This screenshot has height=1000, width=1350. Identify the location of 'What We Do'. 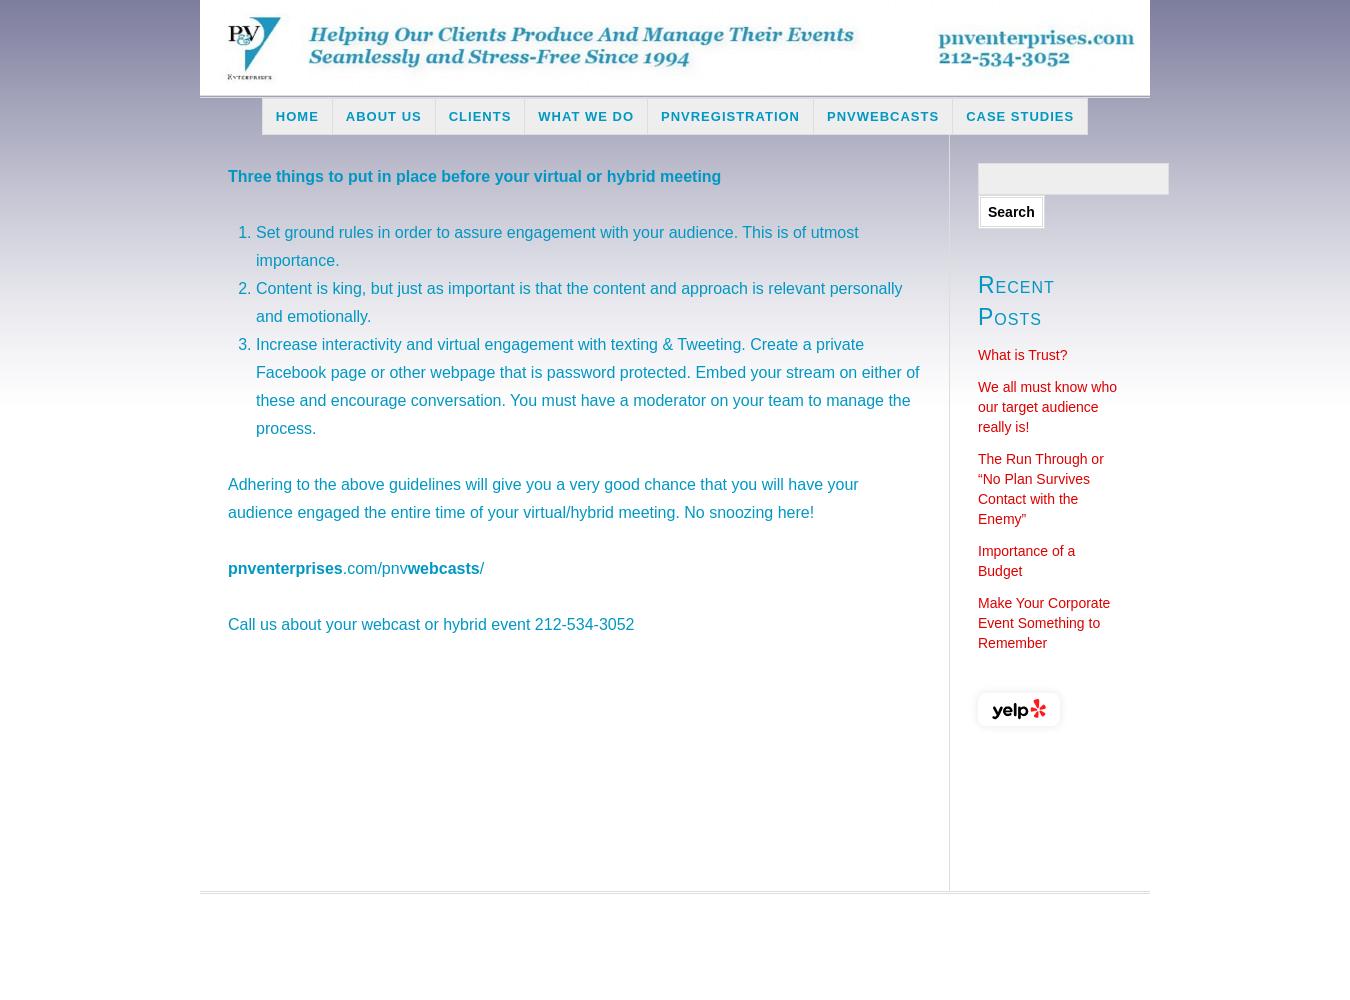
(586, 115).